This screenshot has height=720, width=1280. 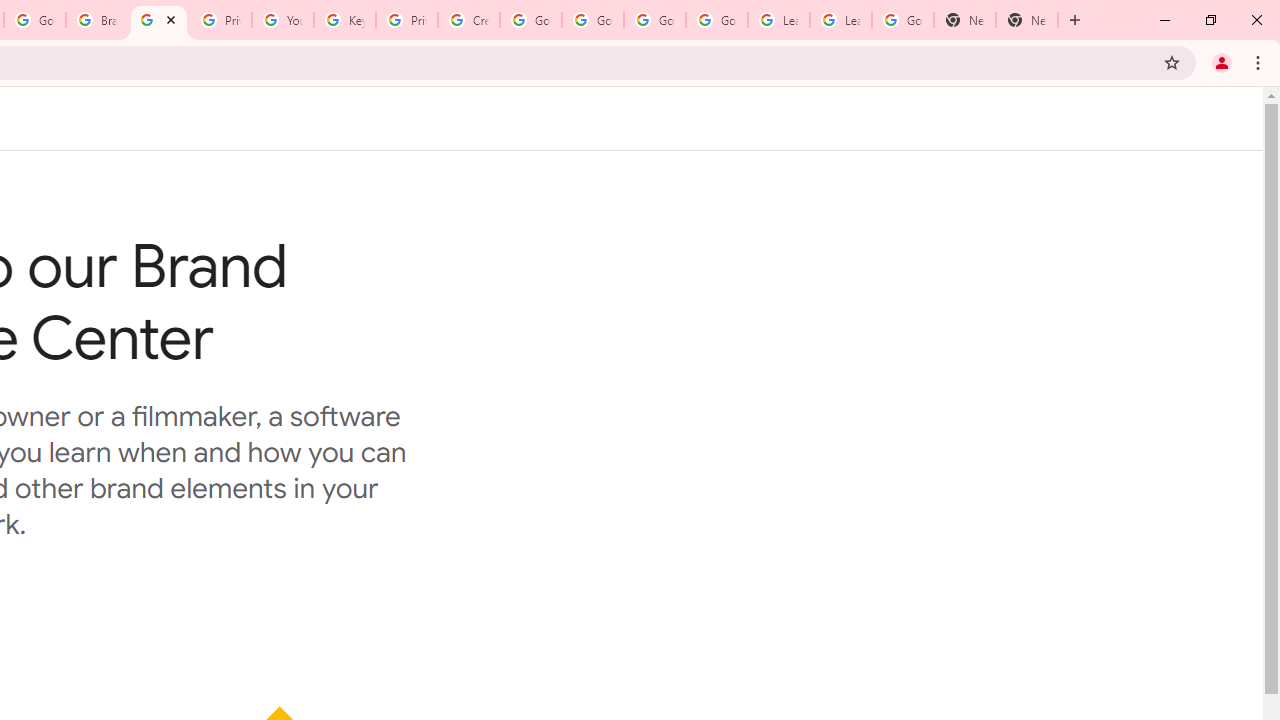 I want to click on 'Restore', so click(x=1209, y=20).